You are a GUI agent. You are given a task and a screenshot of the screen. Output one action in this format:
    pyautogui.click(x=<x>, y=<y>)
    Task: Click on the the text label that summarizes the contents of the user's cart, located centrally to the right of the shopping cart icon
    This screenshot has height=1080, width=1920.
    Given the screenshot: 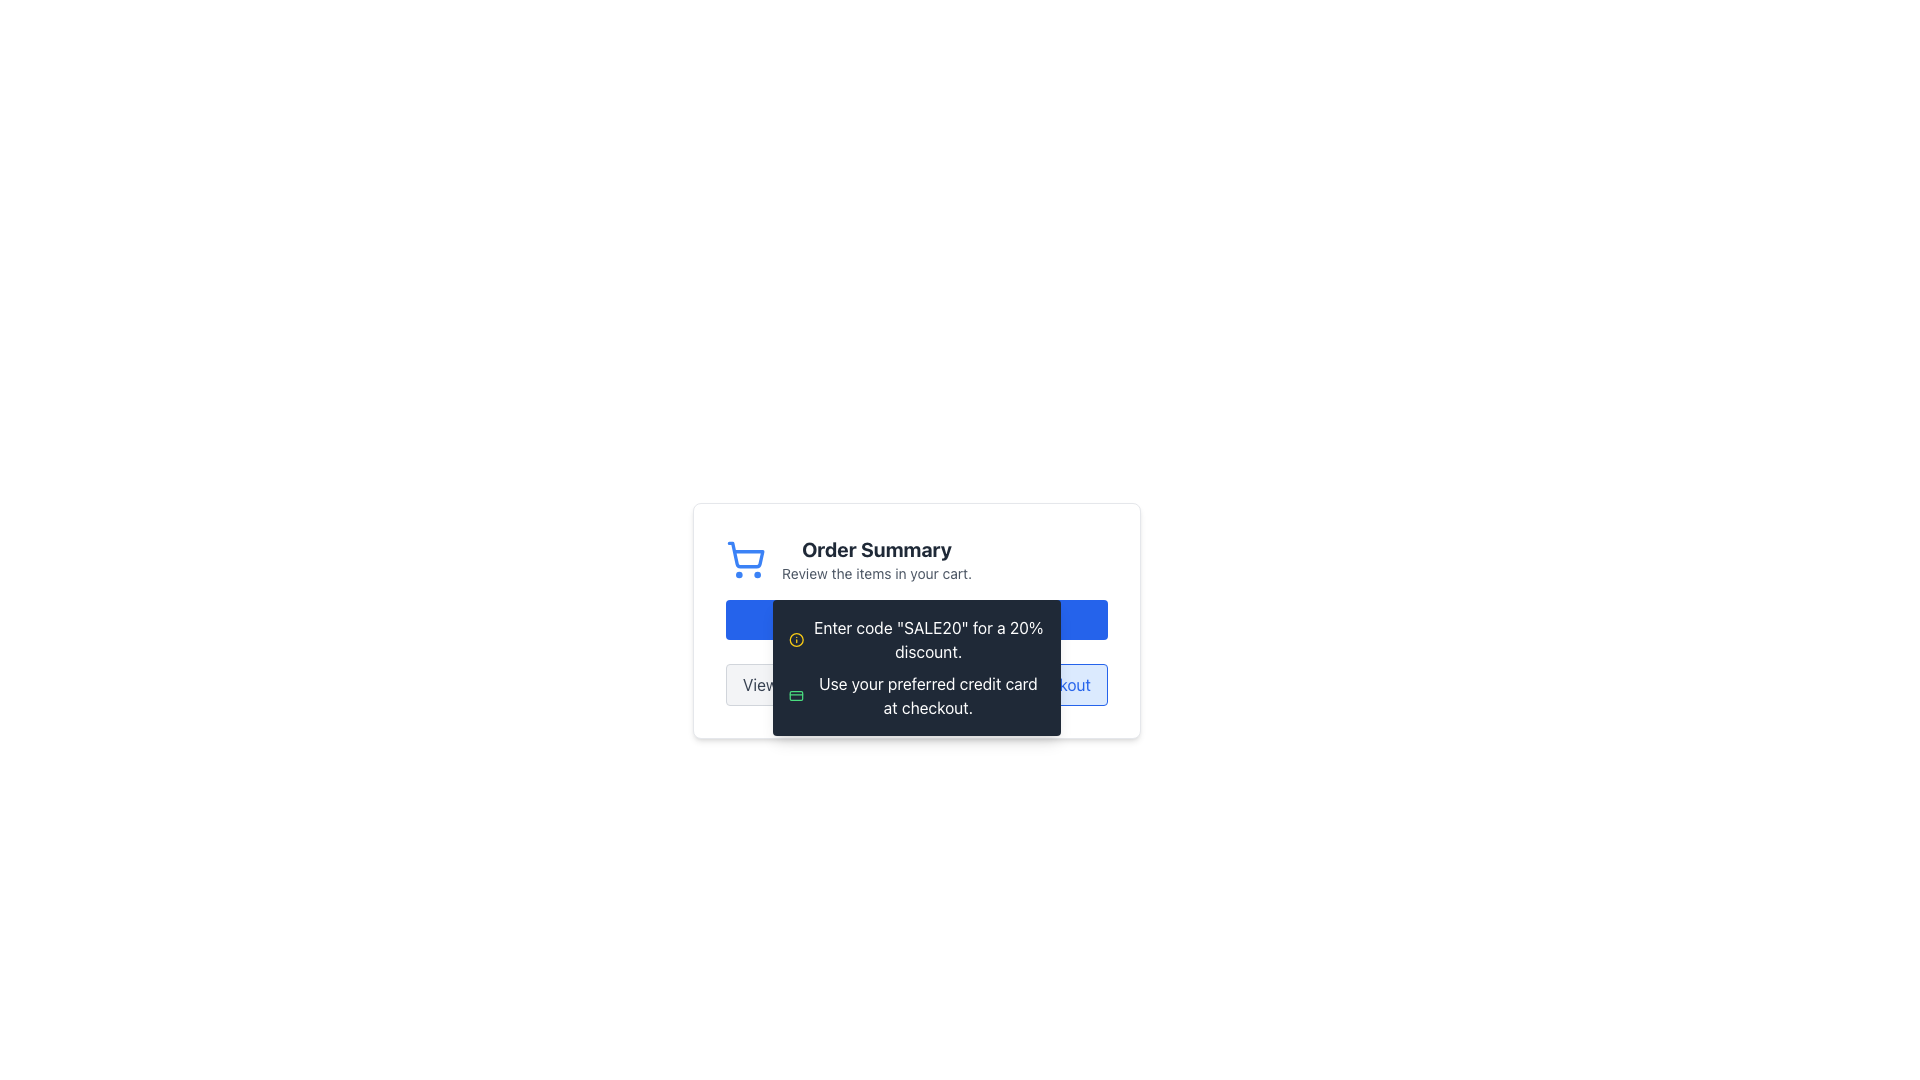 What is the action you would take?
    pyautogui.click(x=877, y=559)
    